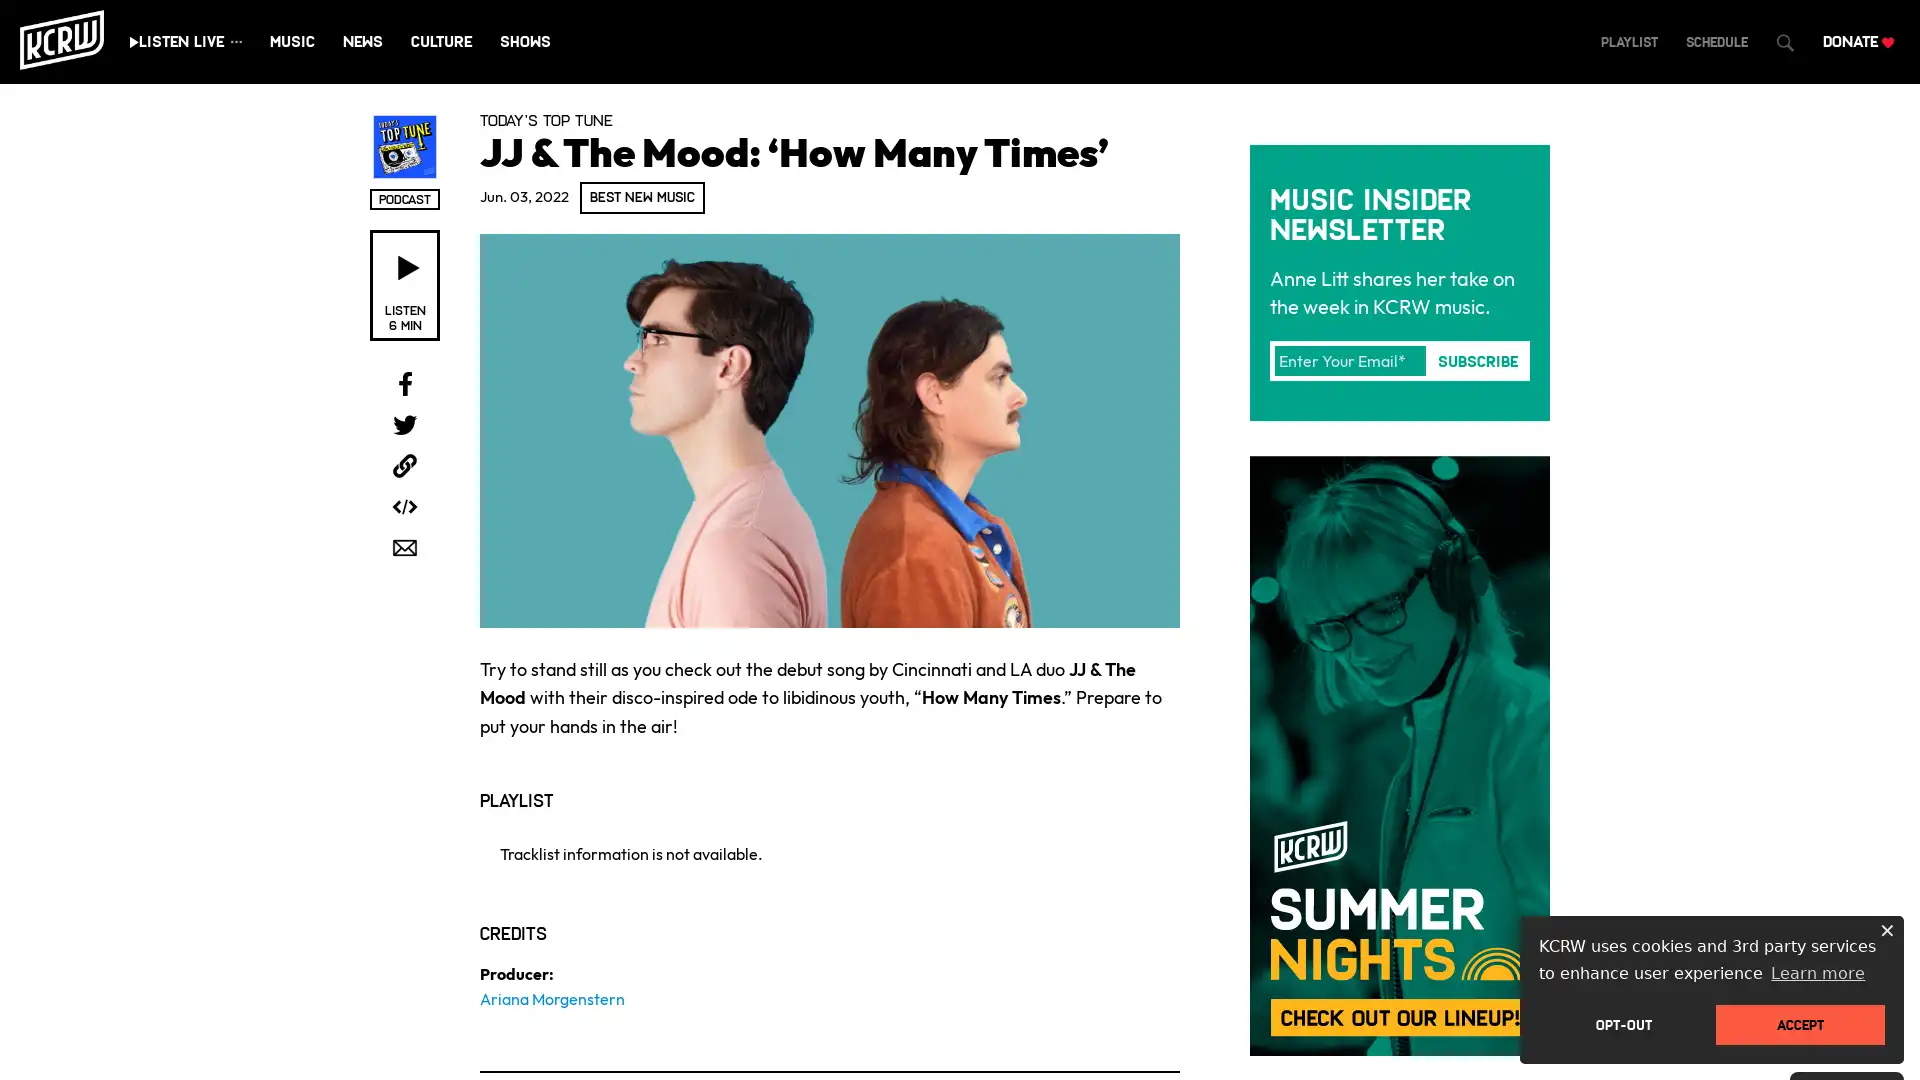  Describe the element at coordinates (403, 505) in the screenshot. I see `Open sharing and embed overlay` at that location.